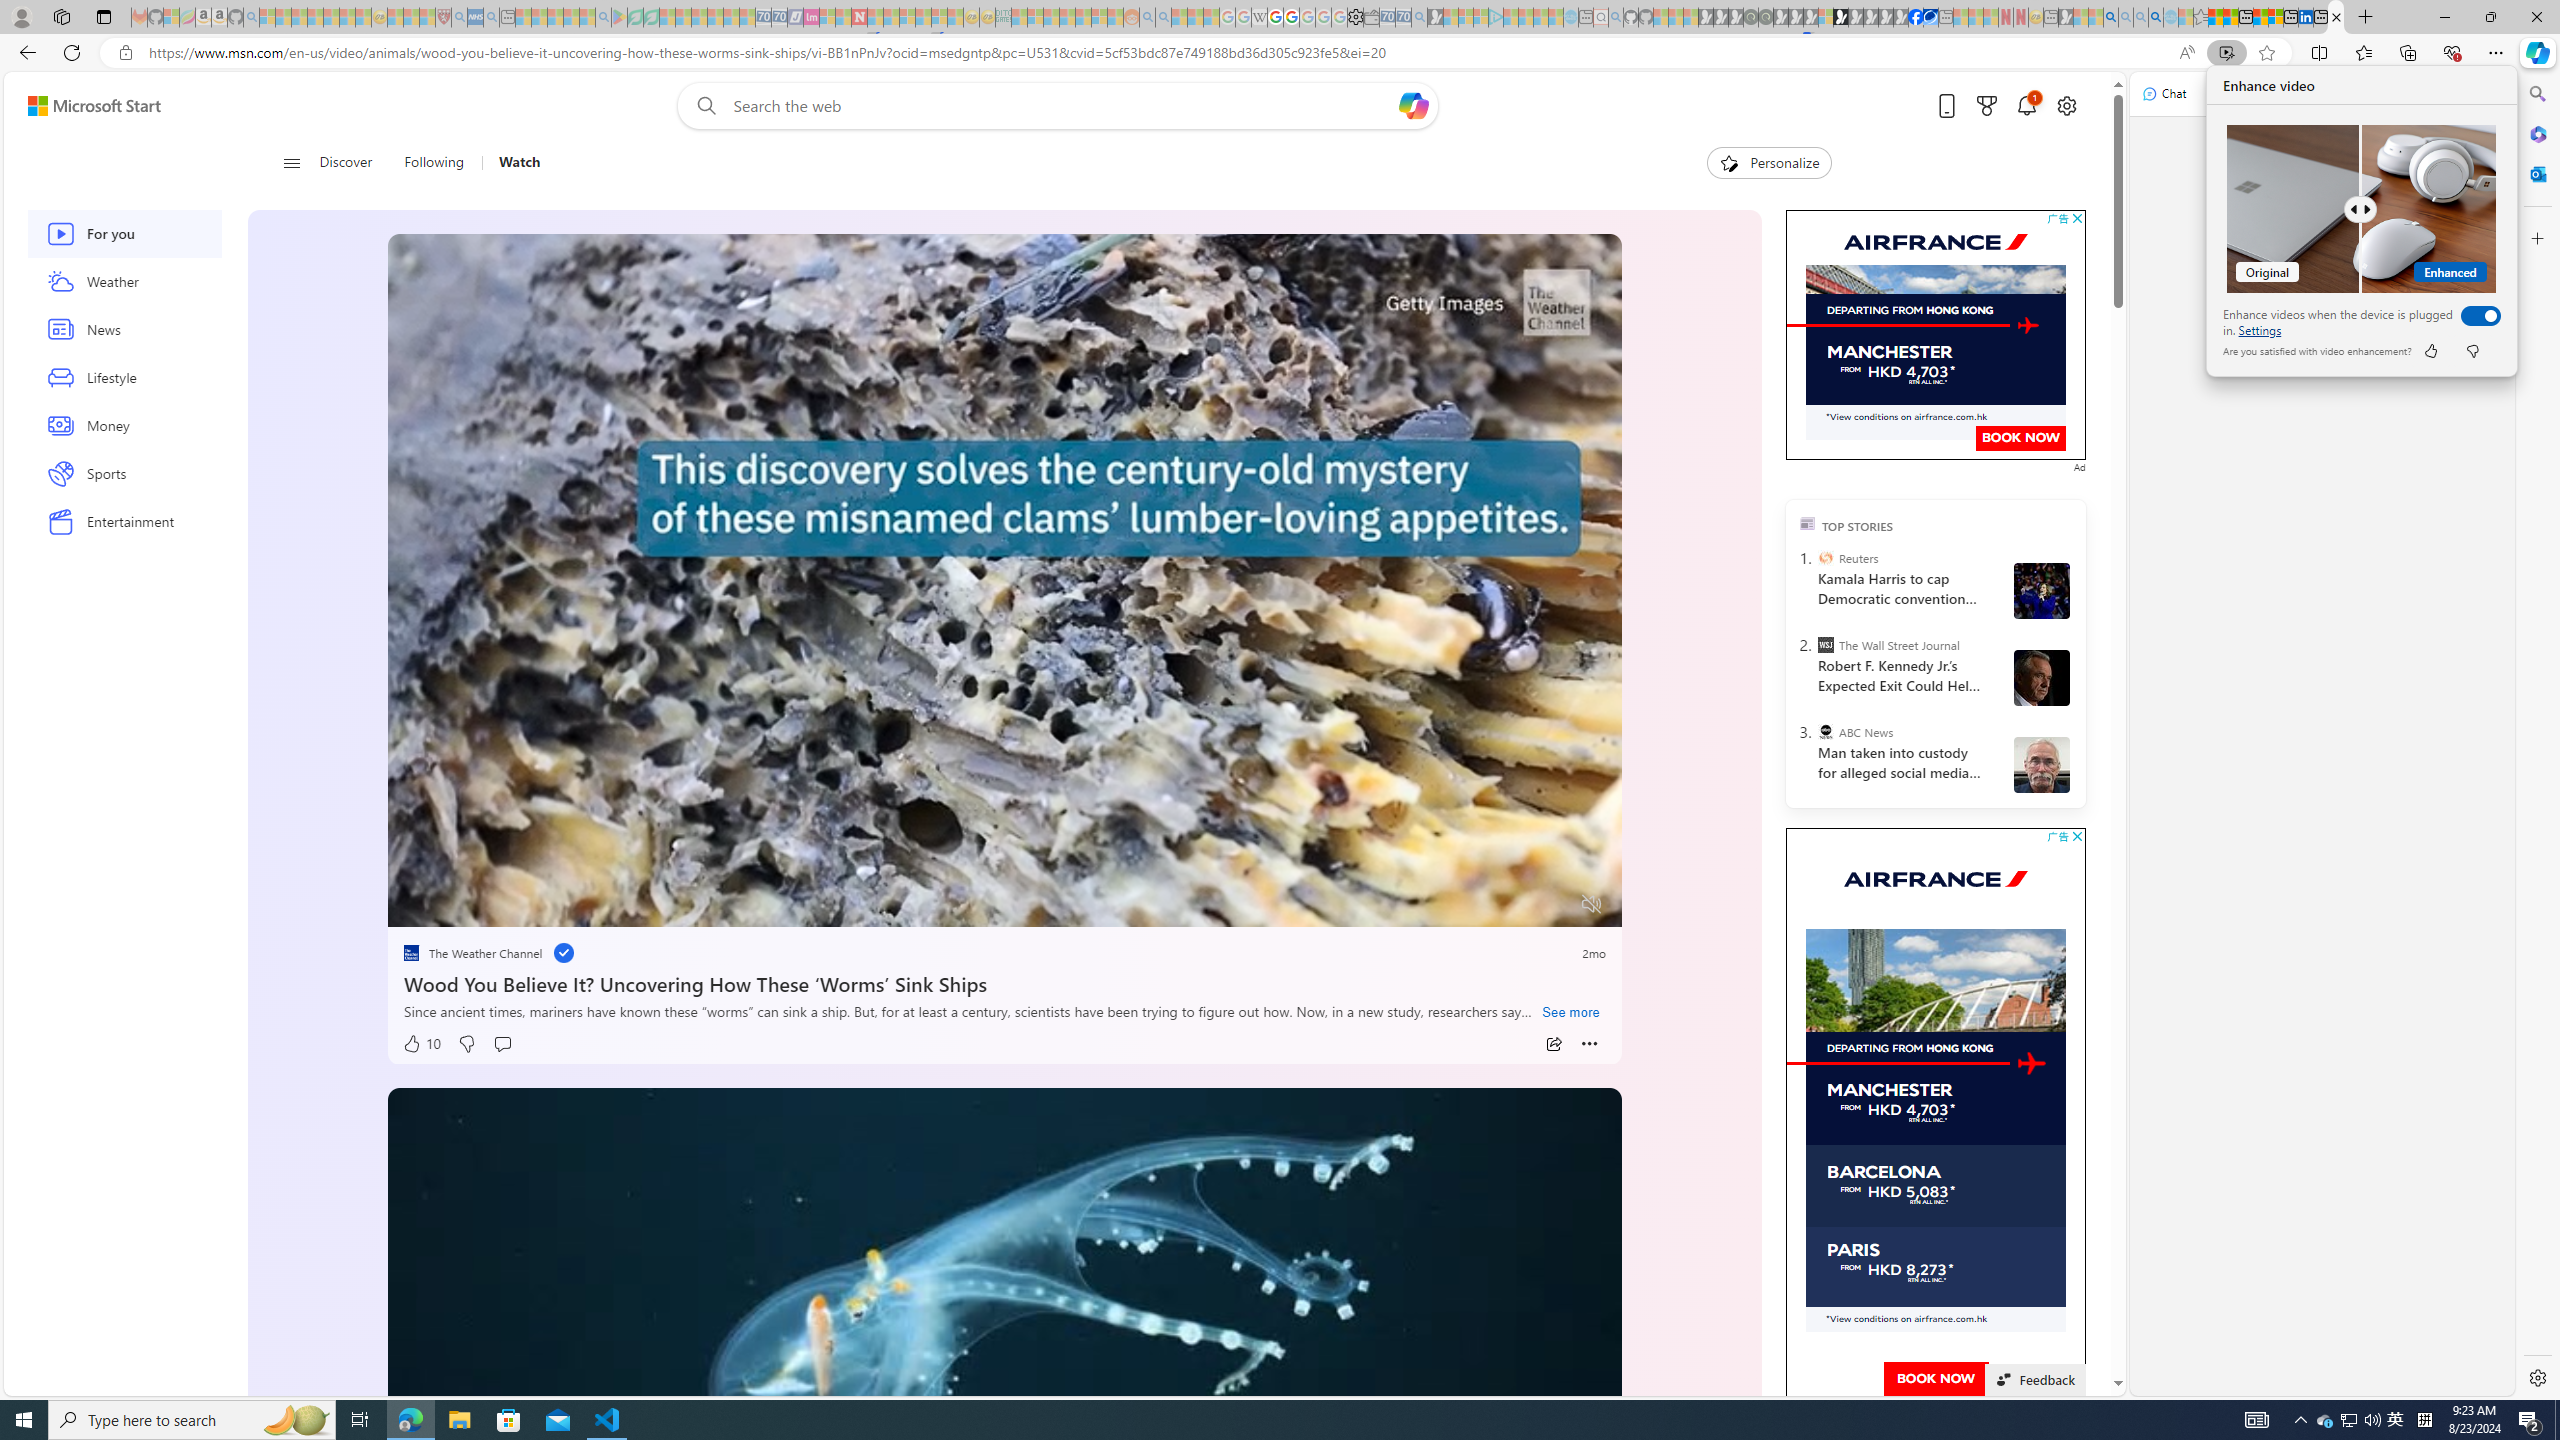  I want to click on 'Notifications', so click(2026, 106).